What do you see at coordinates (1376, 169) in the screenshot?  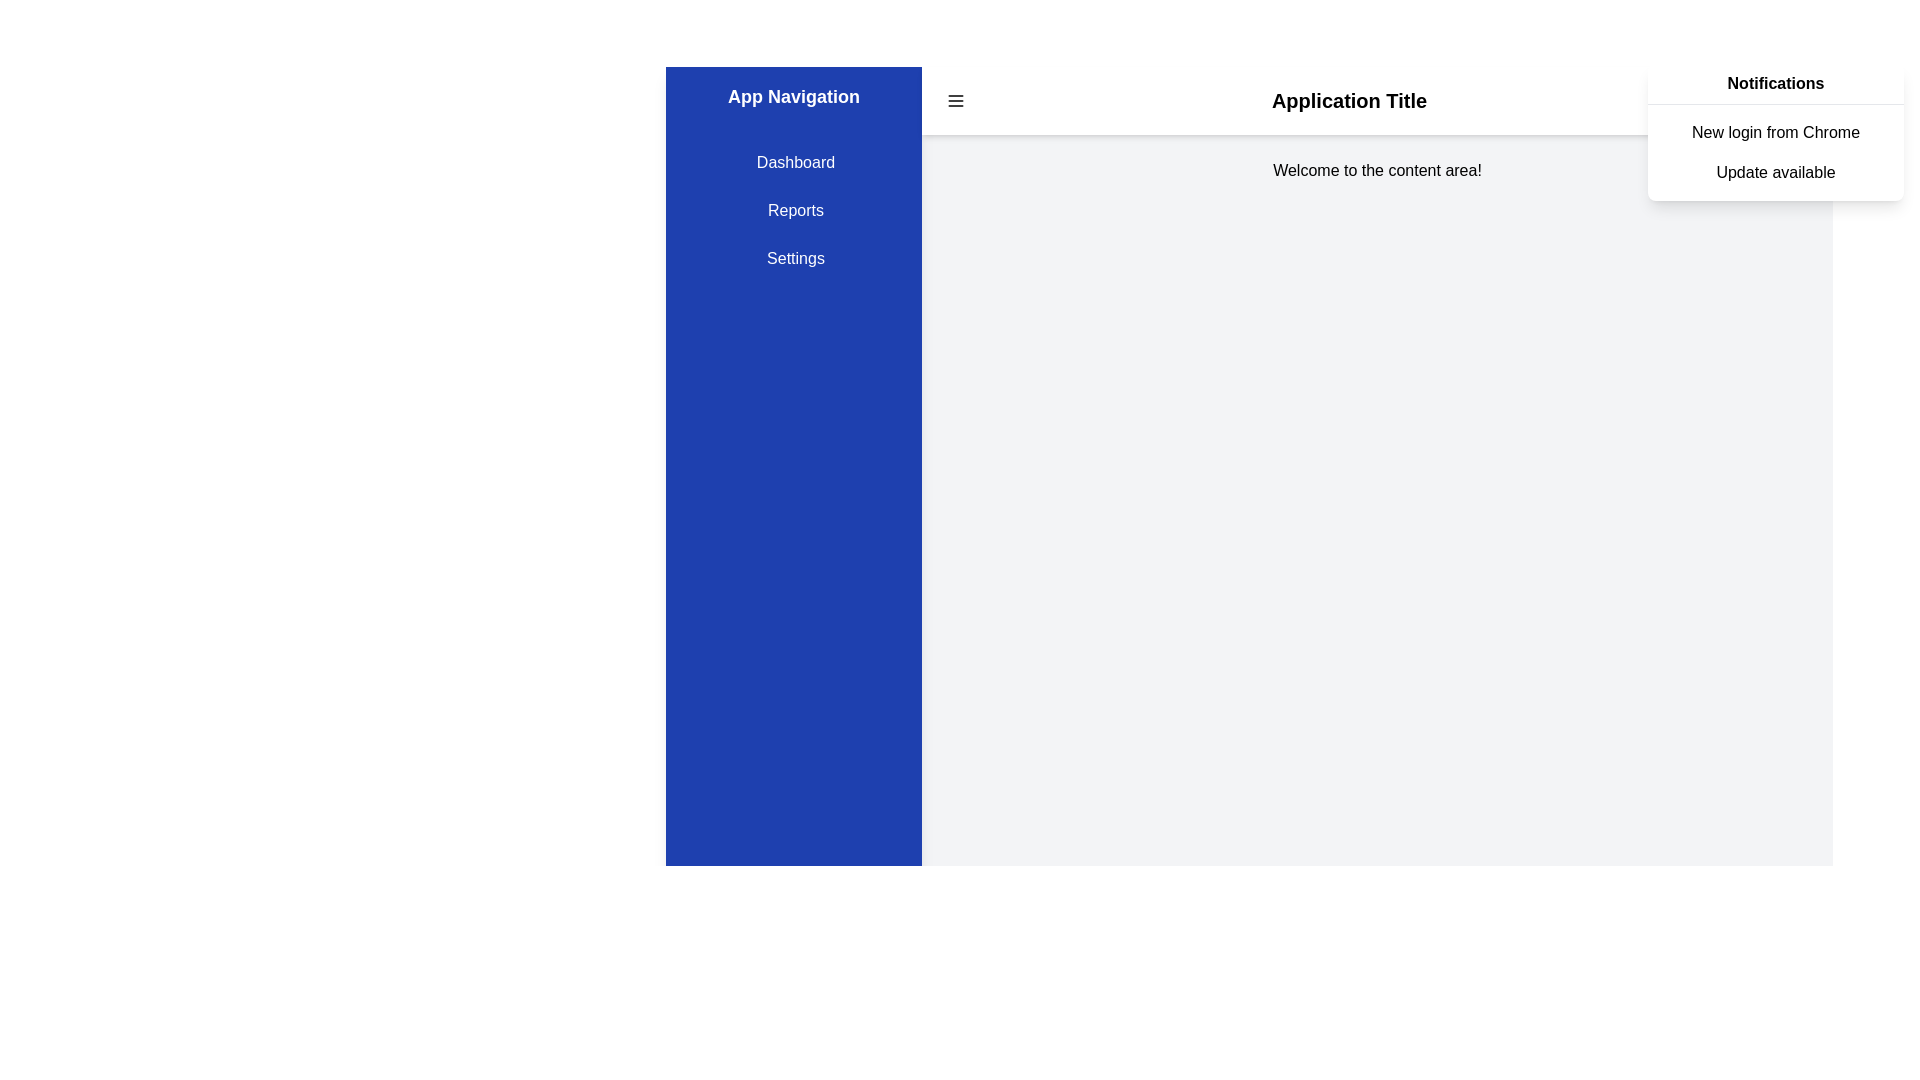 I see `the text label displaying 'Welcome to the content area!' located near the top of the content section` at bounding box center [1376, 169].